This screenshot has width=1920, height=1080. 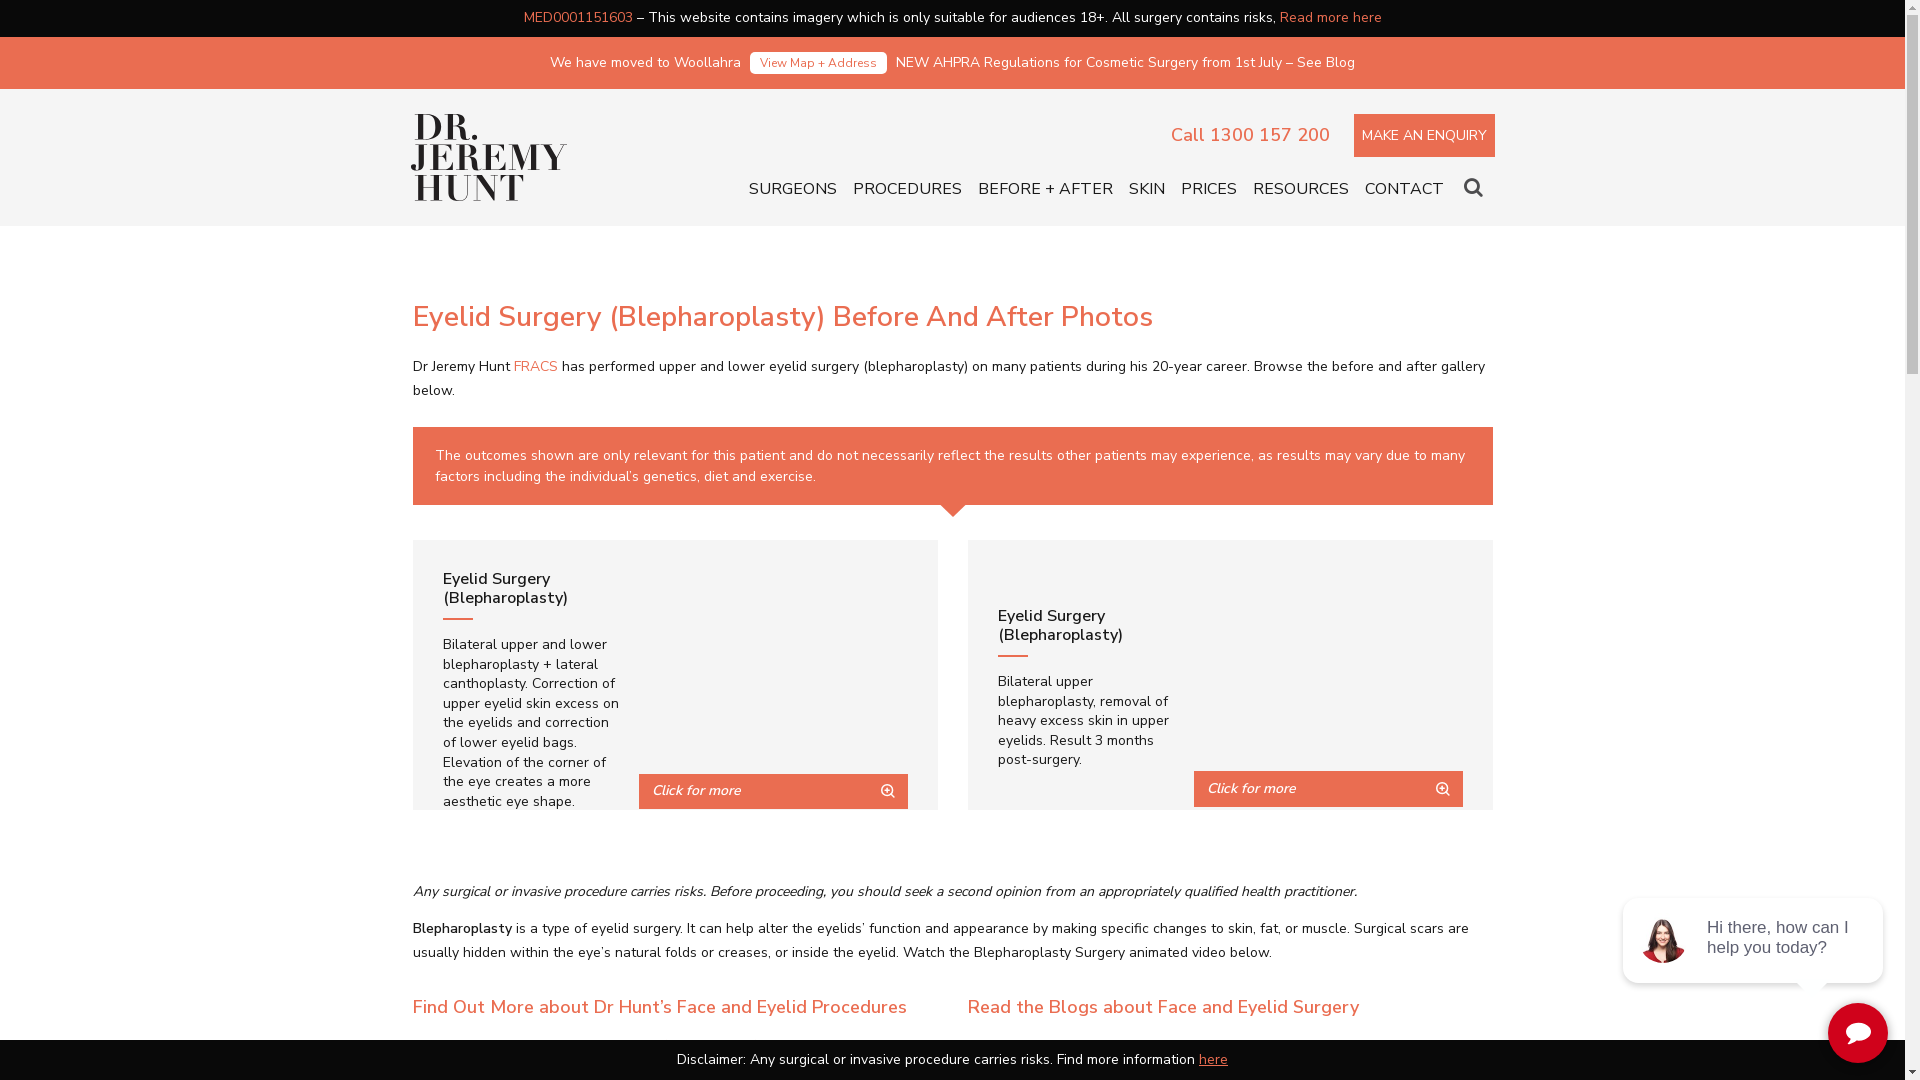 What do you see at coordinates (1248, 135) in the screenshot?
I see `'Call 1300 157 200'` at bounding box center [1248, 135].